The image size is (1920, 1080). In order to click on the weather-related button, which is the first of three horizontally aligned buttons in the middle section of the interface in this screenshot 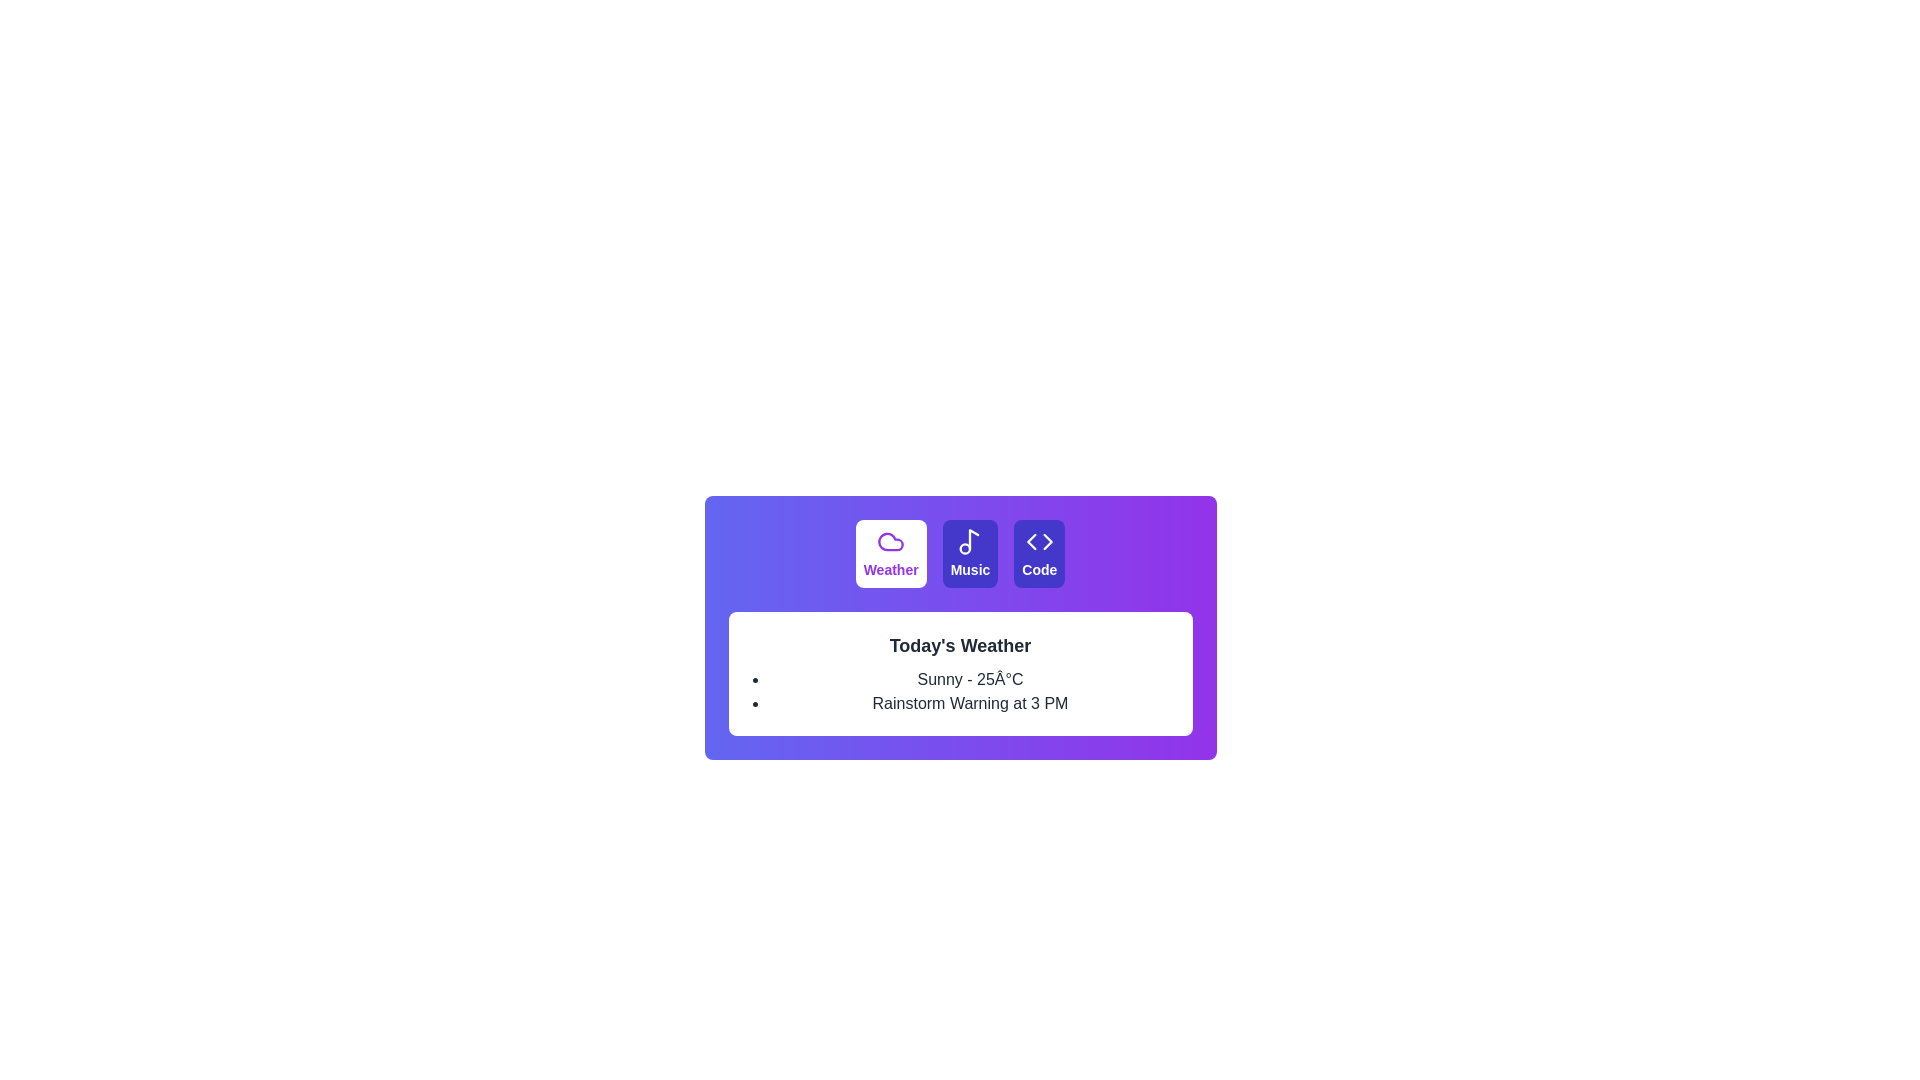, I will do `click(890, 554)`.